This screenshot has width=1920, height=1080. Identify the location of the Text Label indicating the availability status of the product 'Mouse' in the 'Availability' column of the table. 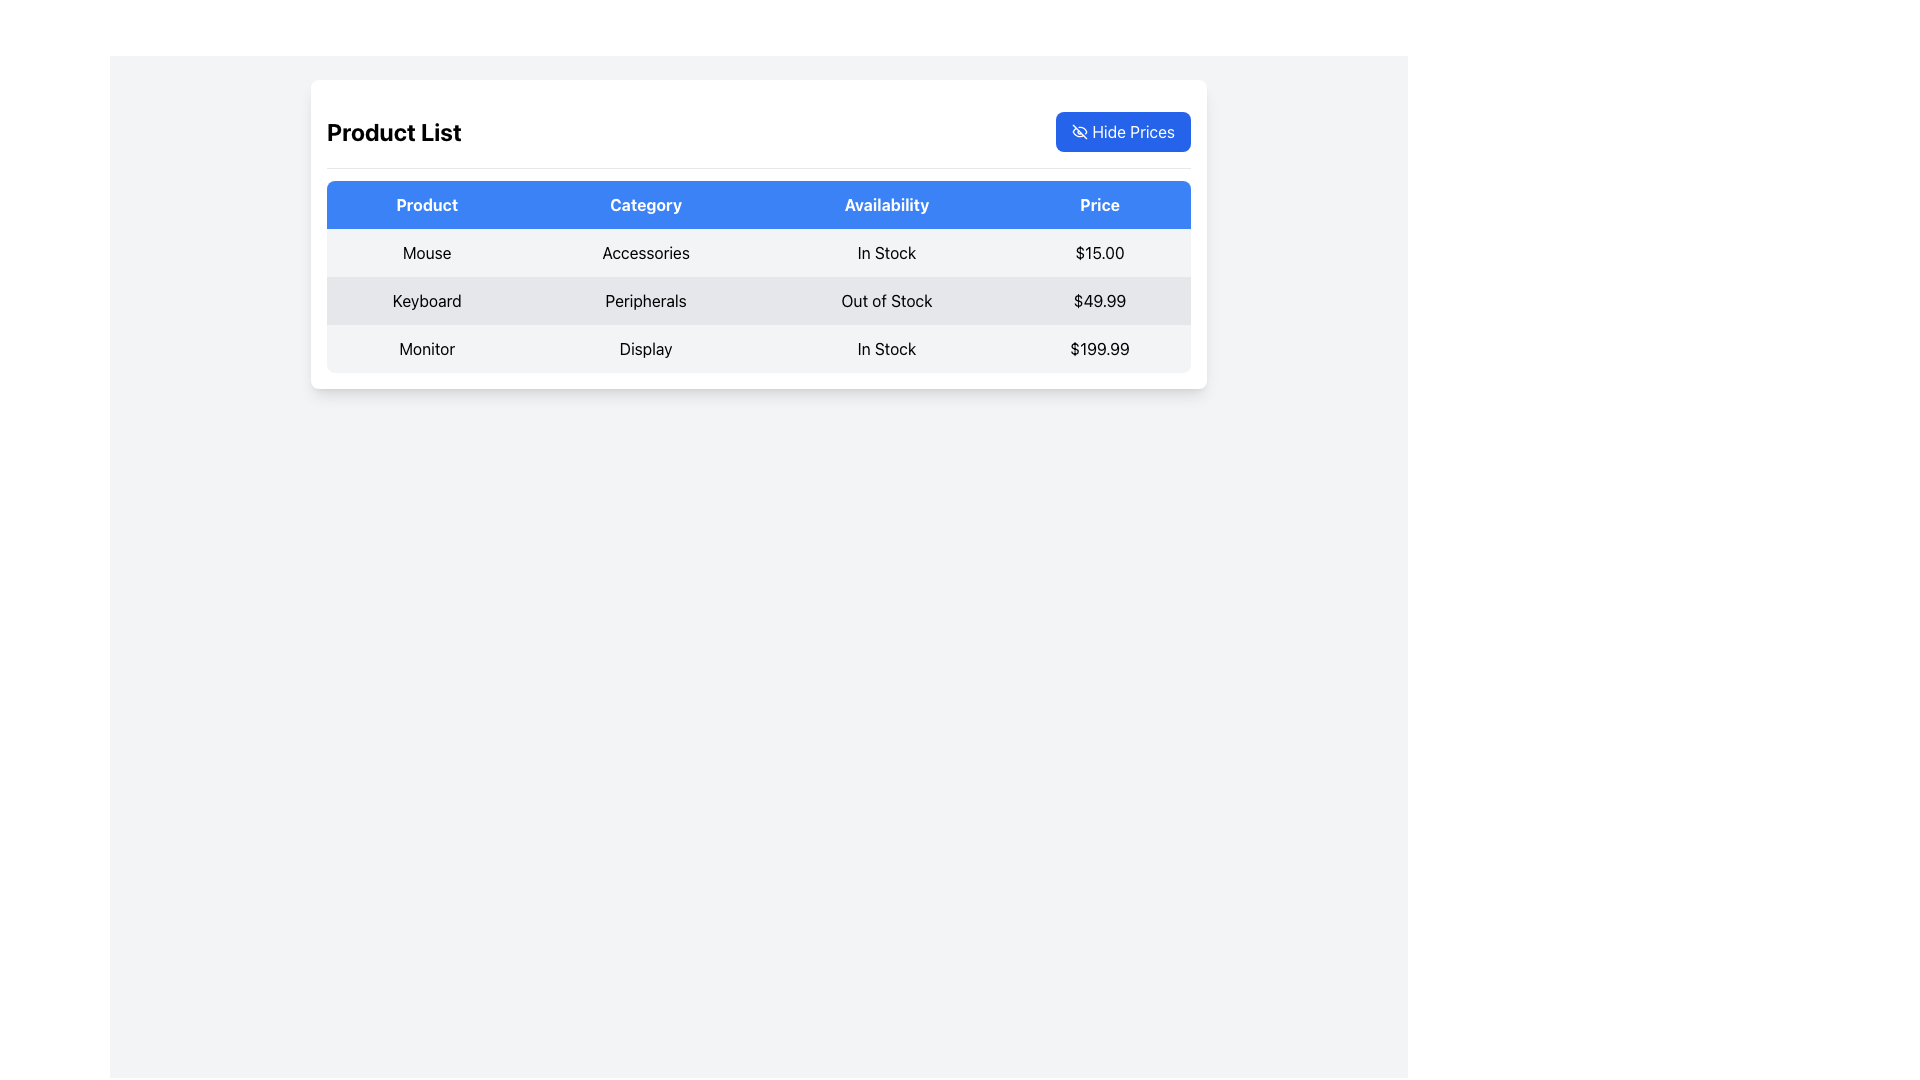
(886, 252).